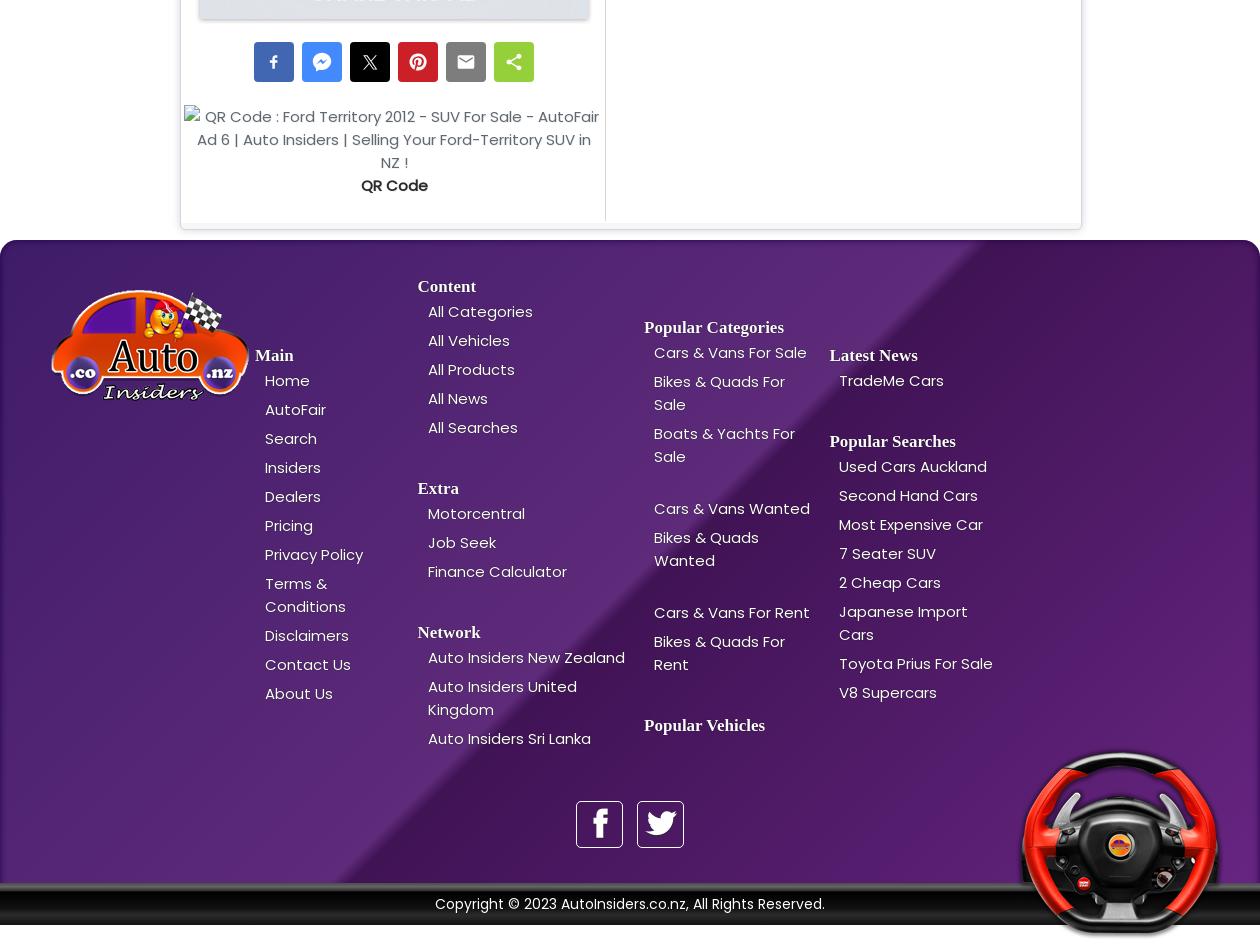 The image size is (1260, 946). I want to click on 'Latest News', so click(873, 355).